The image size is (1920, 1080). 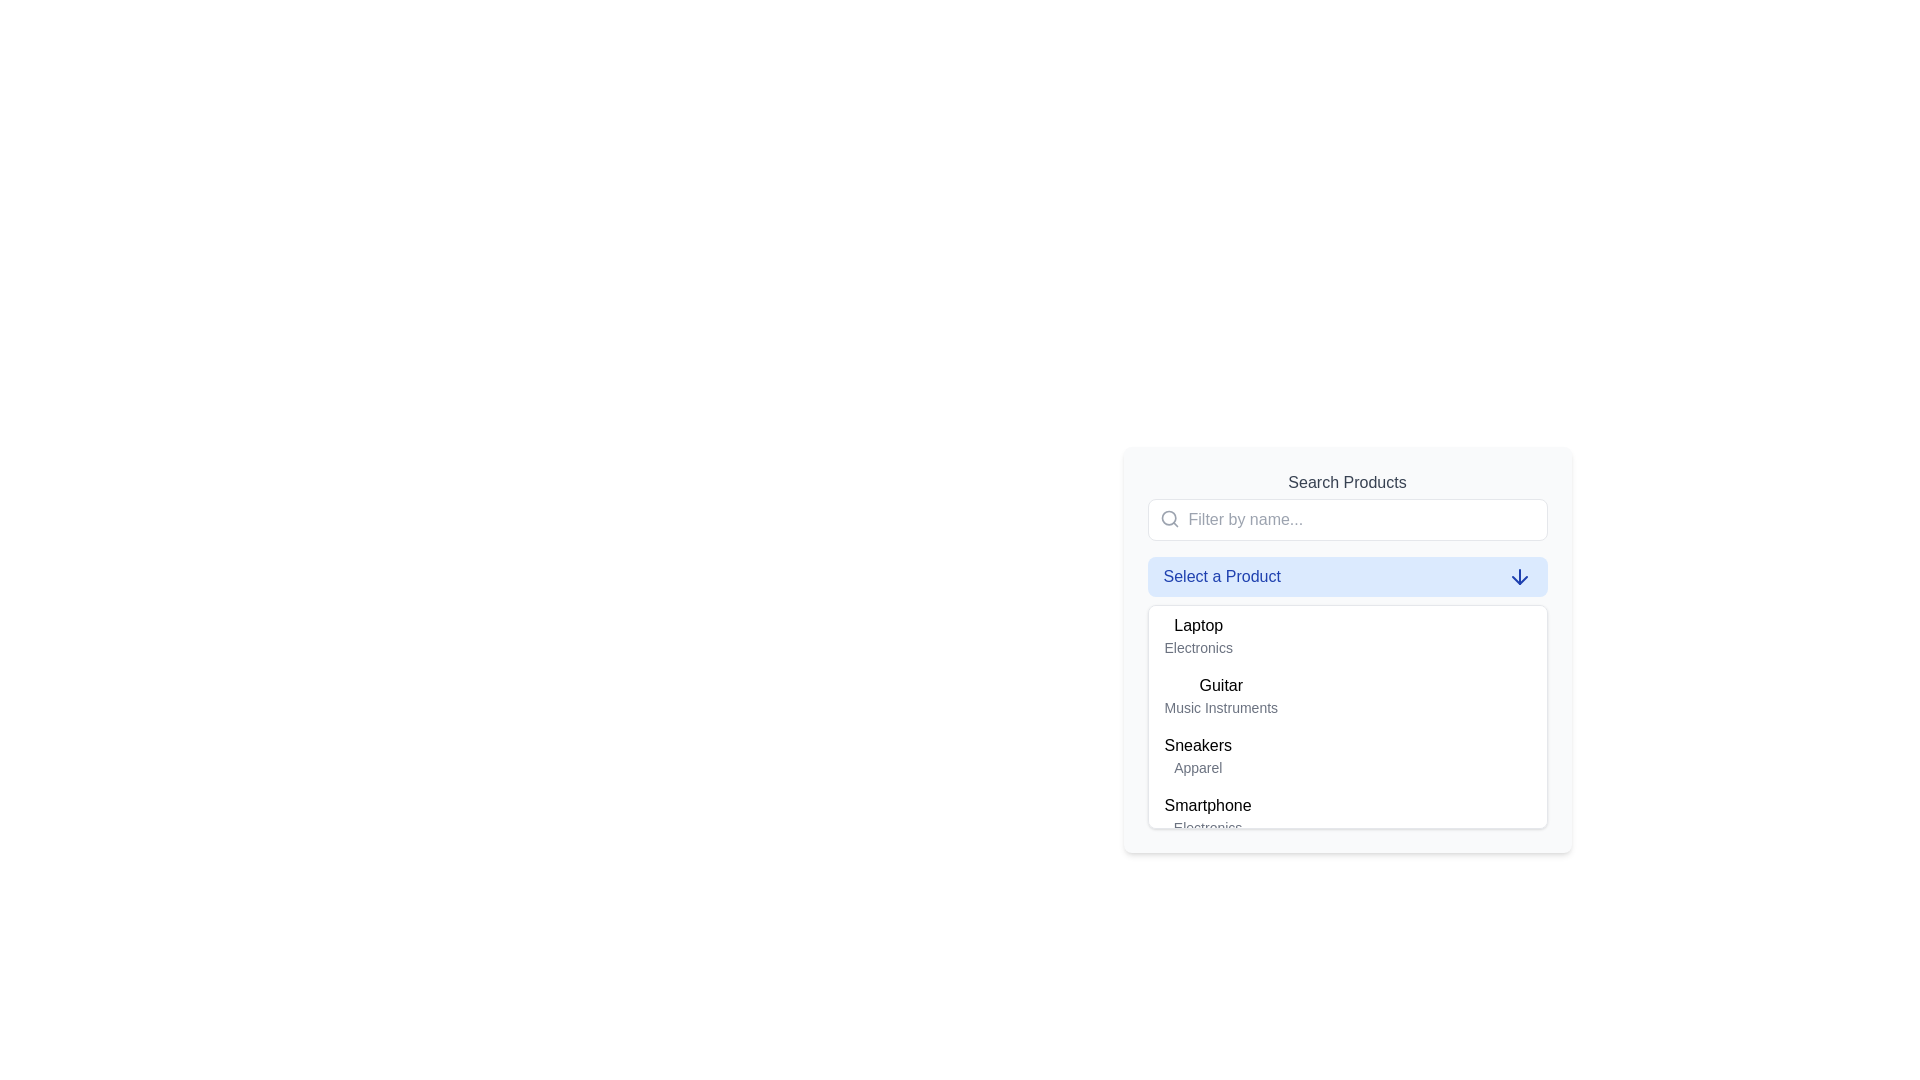 I want to click on the 'Laptop' option in the dropdown list located below the 'Select a Product' field, so click(x=1347, y=650).